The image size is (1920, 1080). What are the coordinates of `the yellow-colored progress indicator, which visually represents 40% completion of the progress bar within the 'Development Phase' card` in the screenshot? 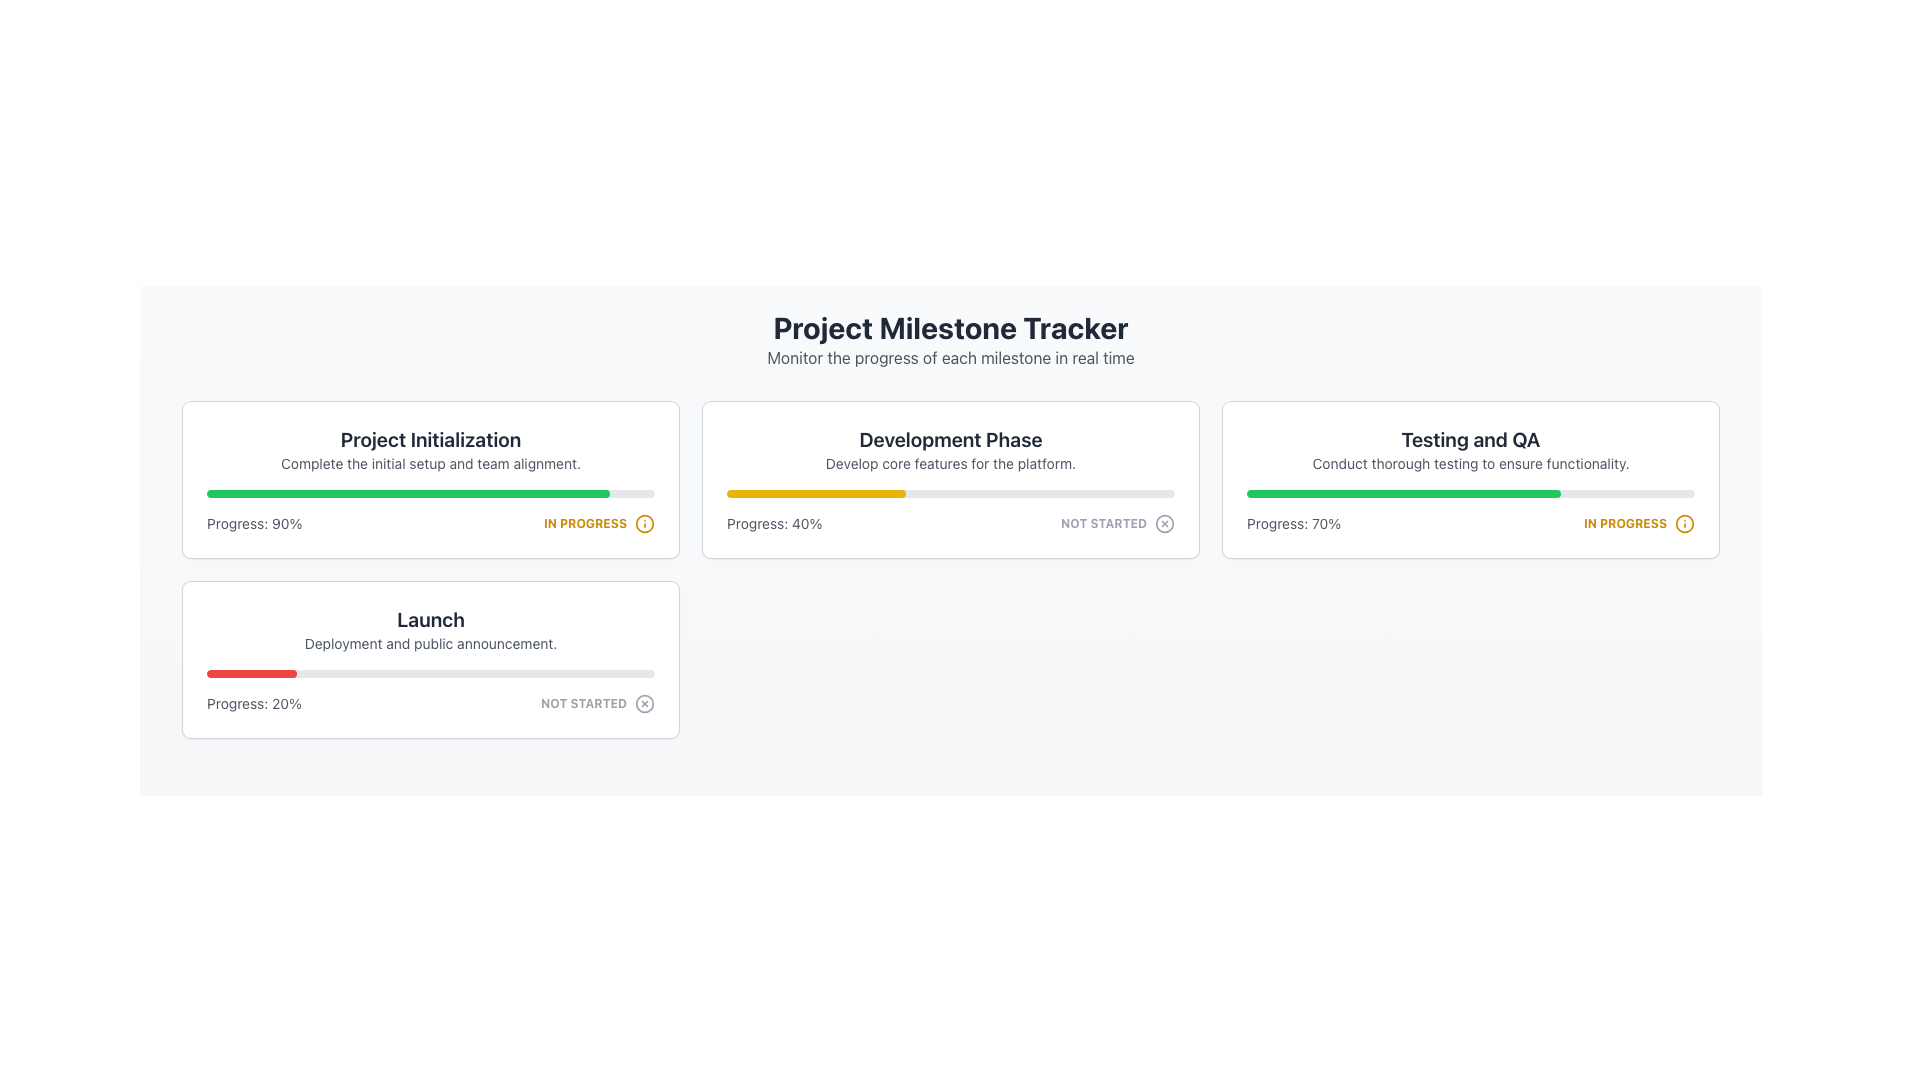 It's located at (816, 493).